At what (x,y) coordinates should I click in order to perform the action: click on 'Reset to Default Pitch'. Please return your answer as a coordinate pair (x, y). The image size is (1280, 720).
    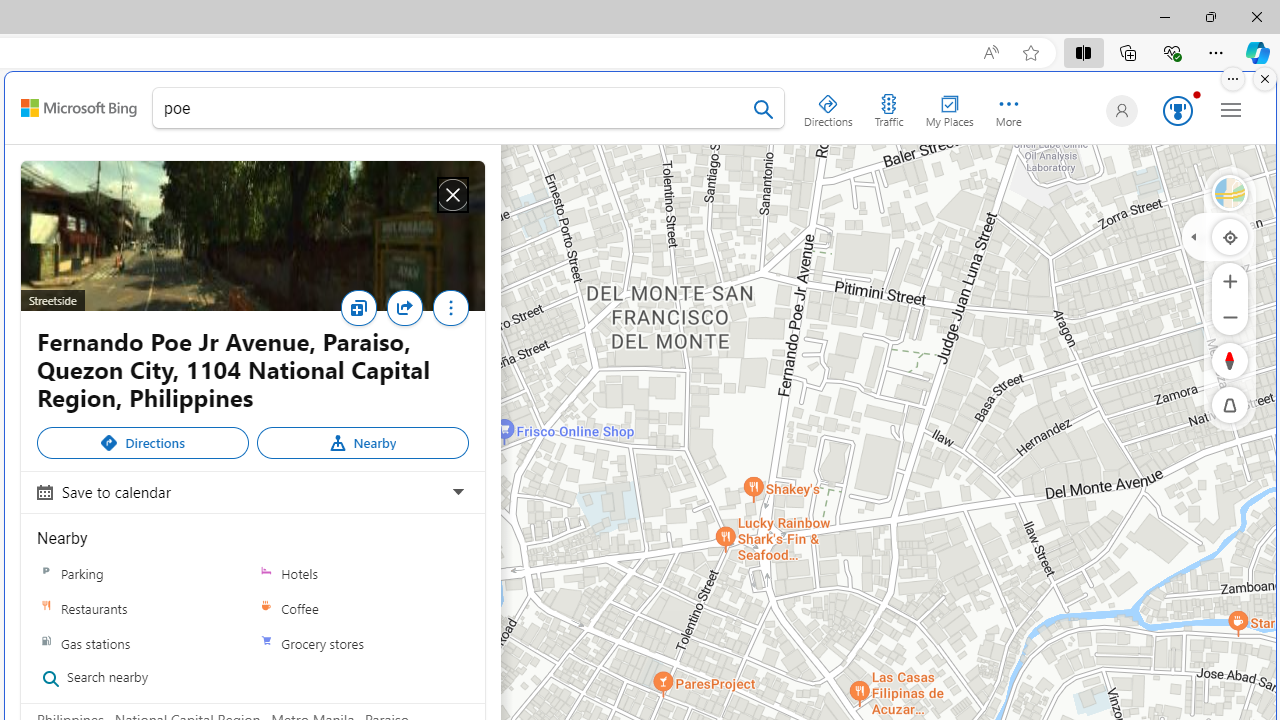
    Looking at the image, I should click on (1229, 405).